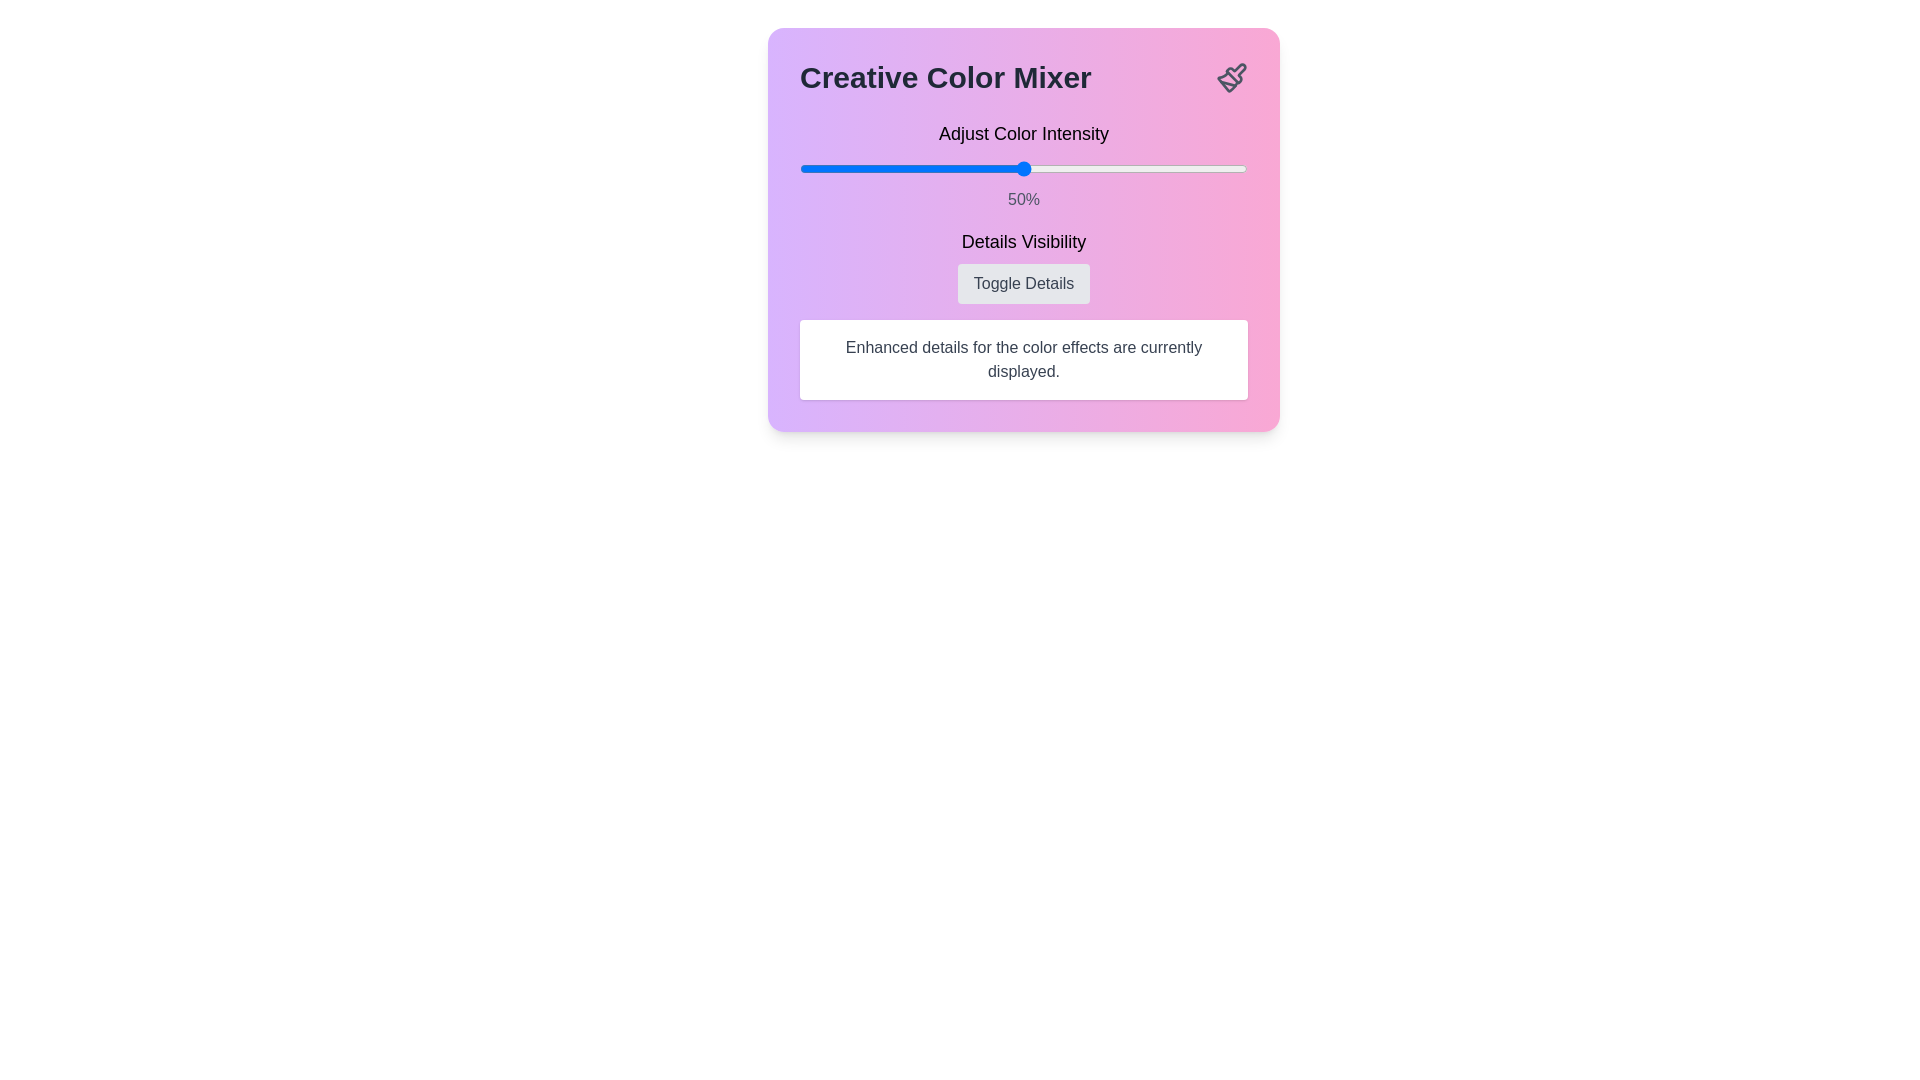  I want to click on the Text Label that indicates the current state or effect, located in the bottom section of a white, rounded rectangle with shadows, so click(1023, 358).